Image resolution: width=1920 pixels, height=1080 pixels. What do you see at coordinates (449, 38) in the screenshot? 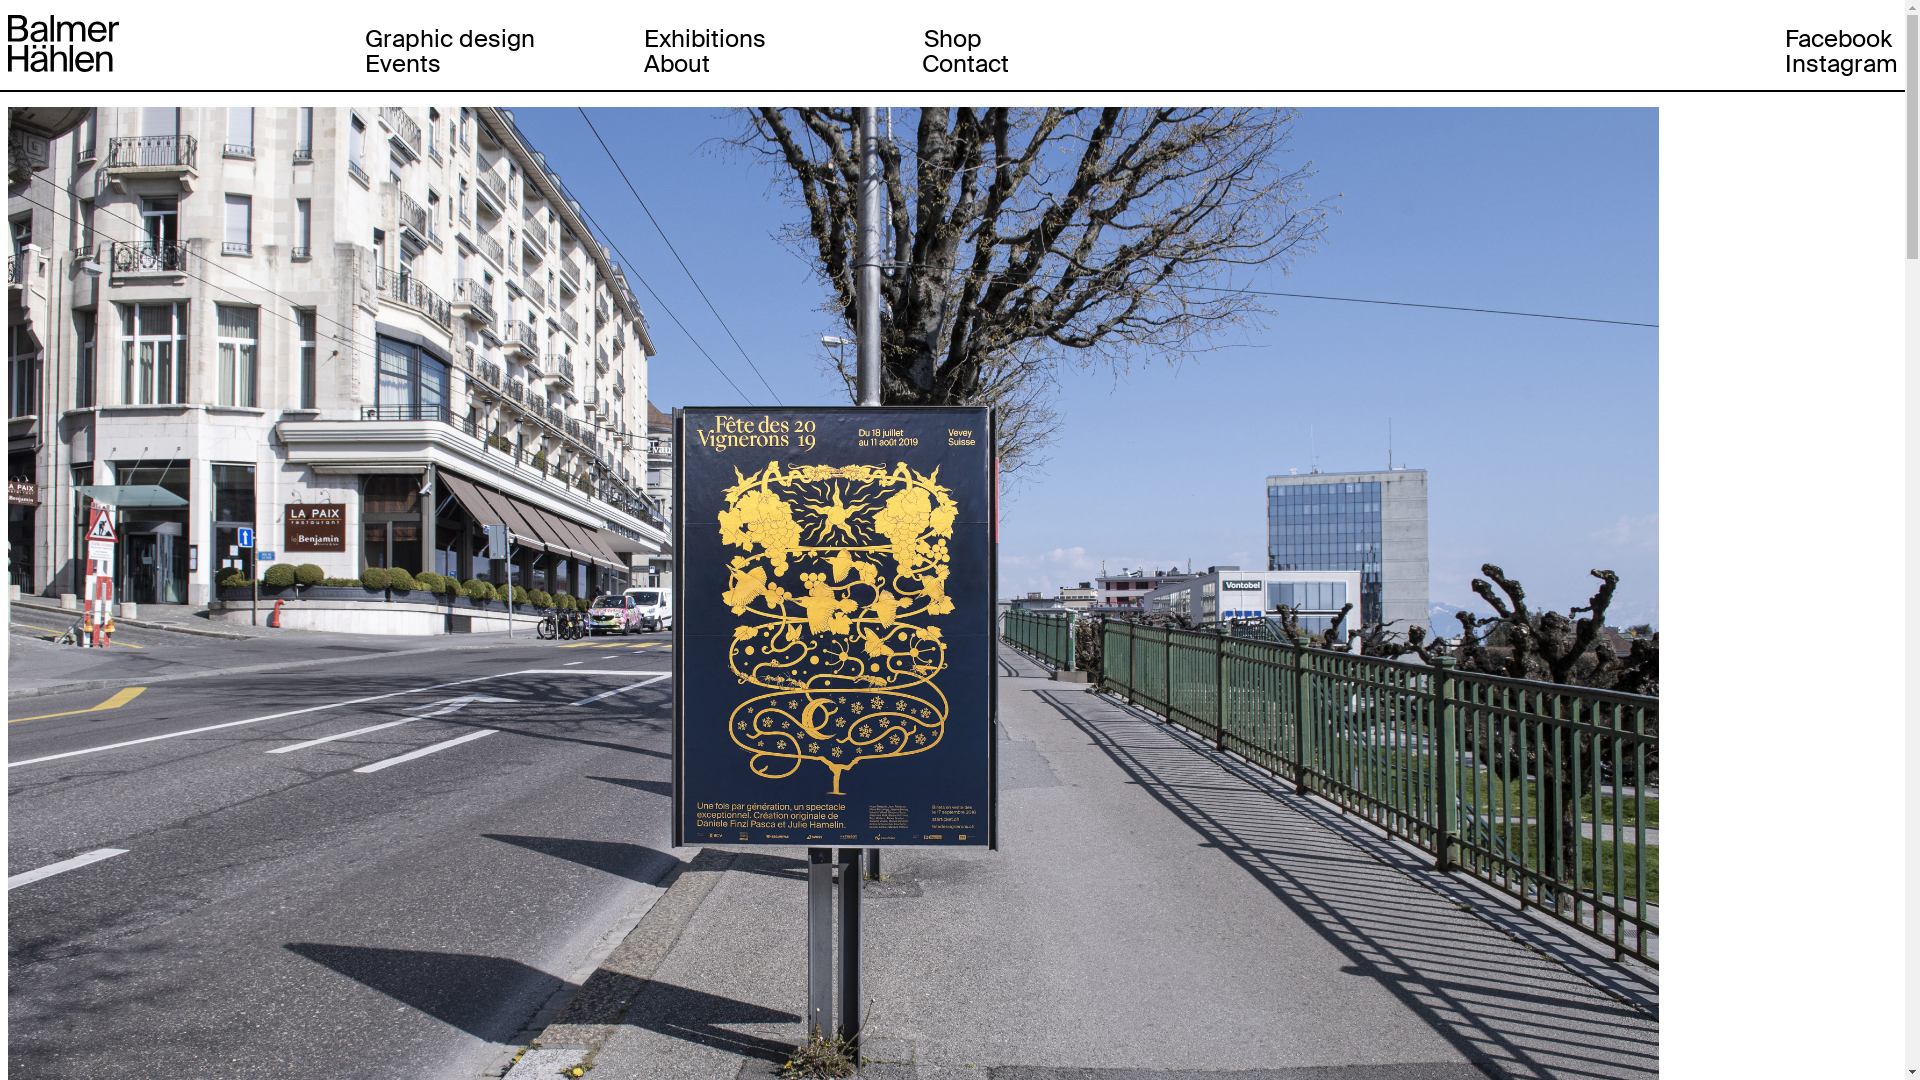
I see `'Graphic design'` at bounding box center [449, 38].